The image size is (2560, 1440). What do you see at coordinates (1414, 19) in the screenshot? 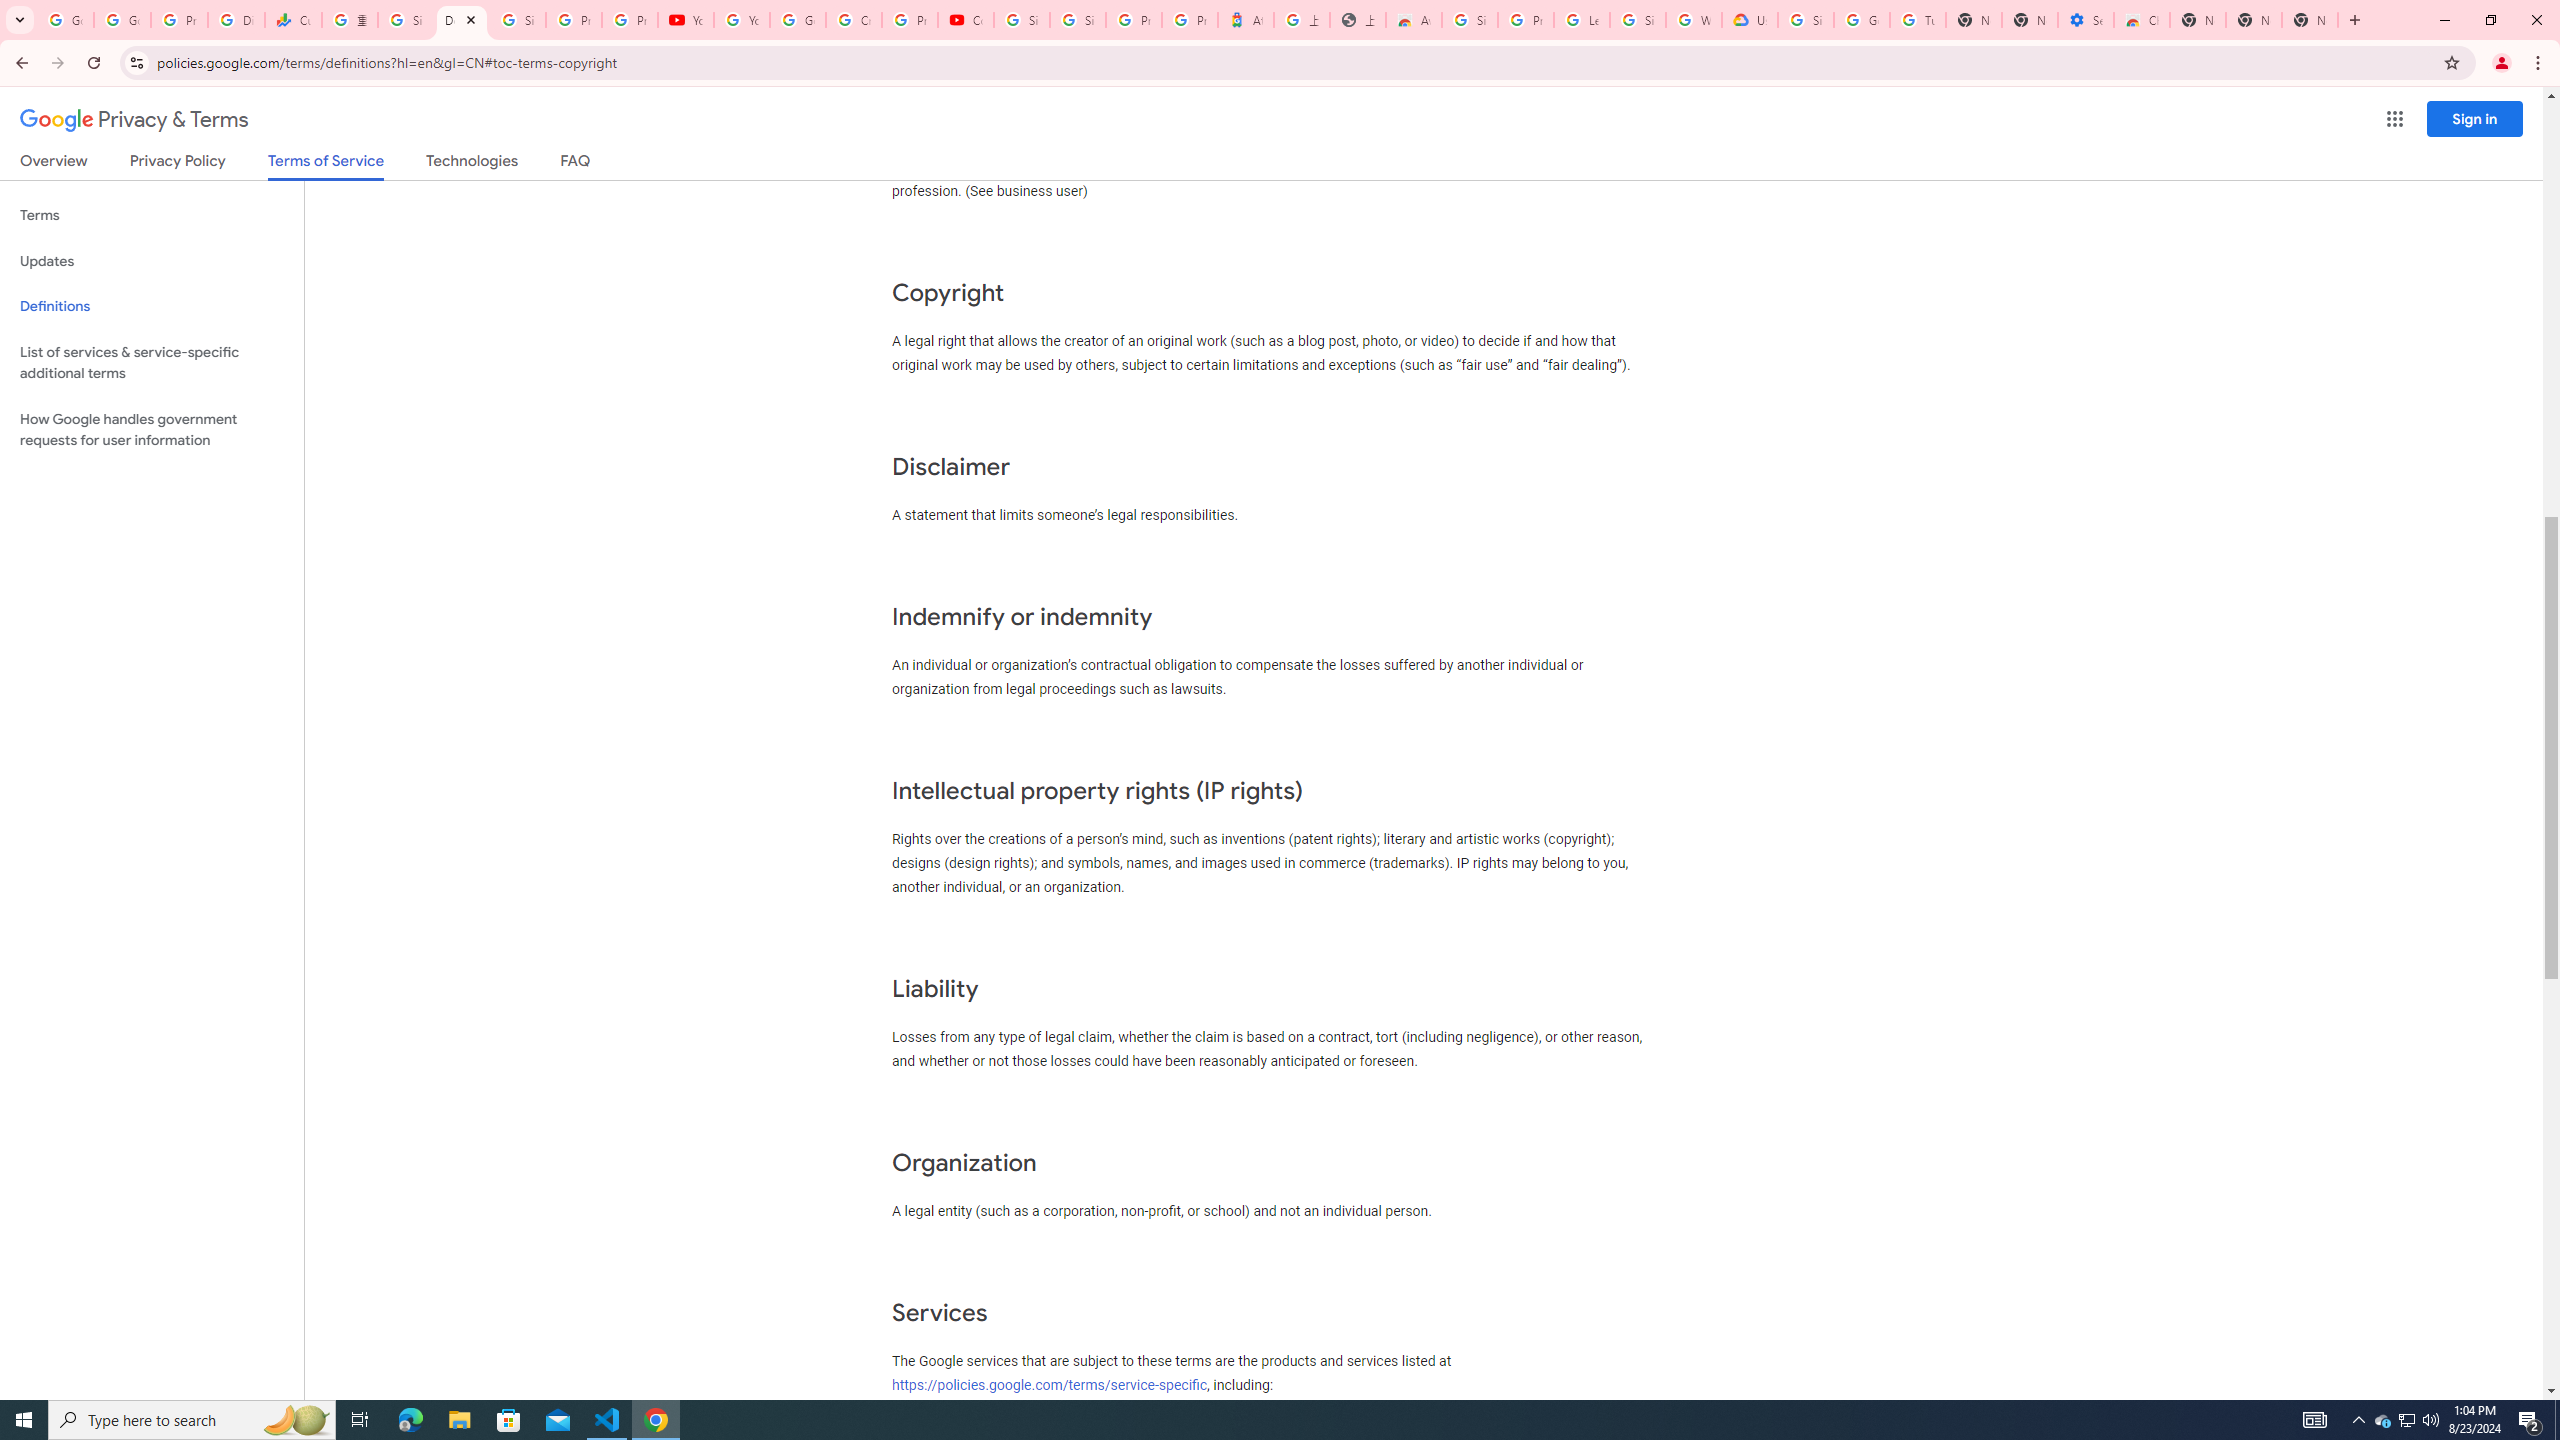
I see `'Awesome Screen Recorder & Screenshot - Chrome Web Store'` at bounding box center [1414, 19].